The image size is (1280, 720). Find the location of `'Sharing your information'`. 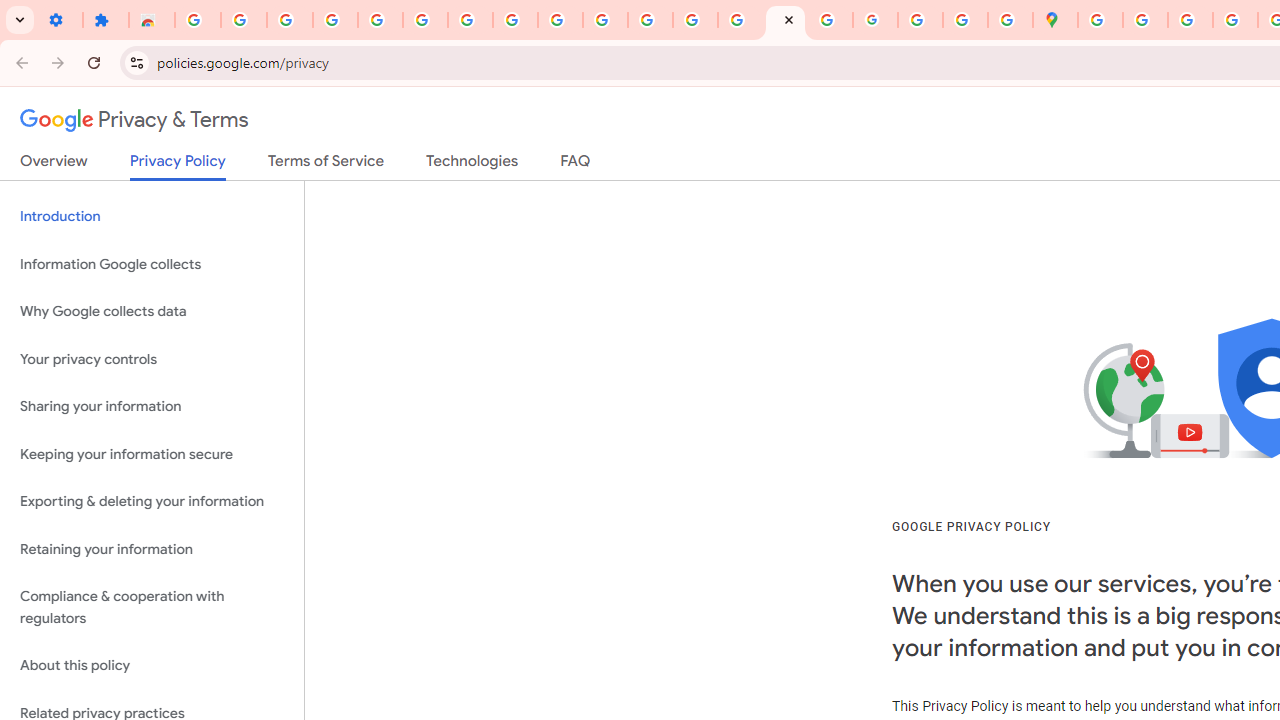

'Sharing your information' is located at coordinates (151, 406).